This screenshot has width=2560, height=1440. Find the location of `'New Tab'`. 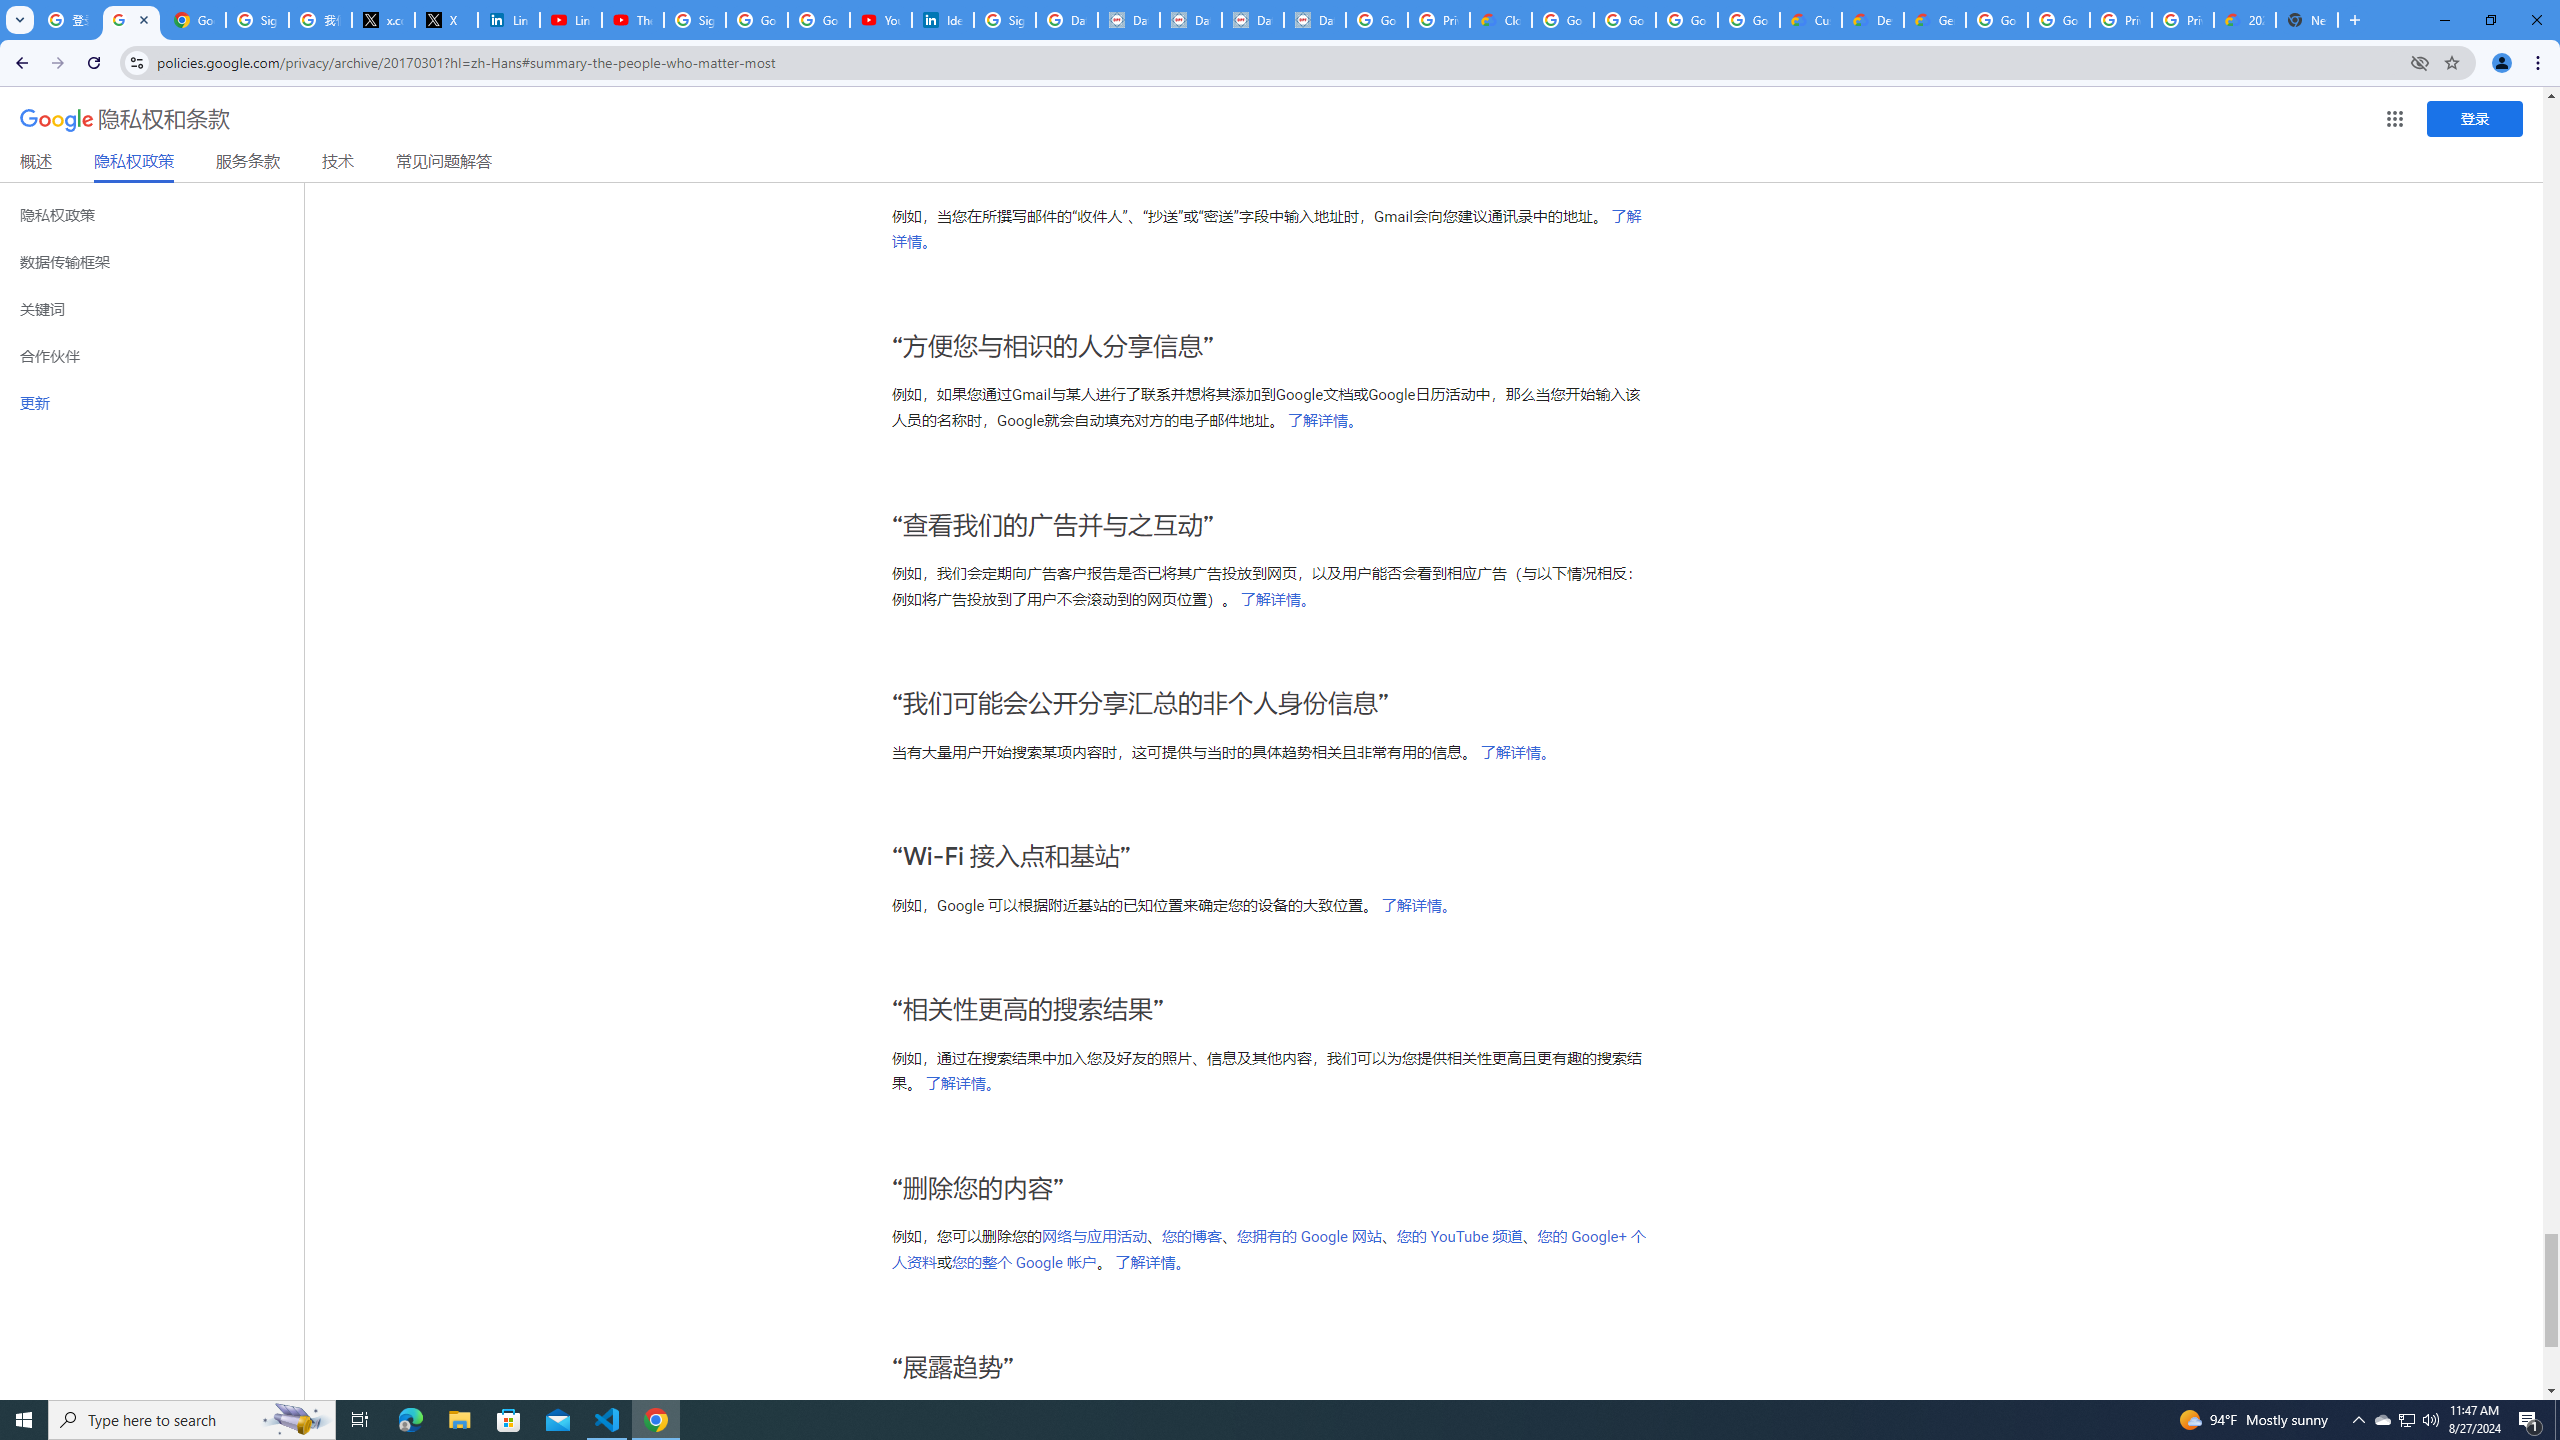

'New Tab' is located at coordinates (2307, 19).